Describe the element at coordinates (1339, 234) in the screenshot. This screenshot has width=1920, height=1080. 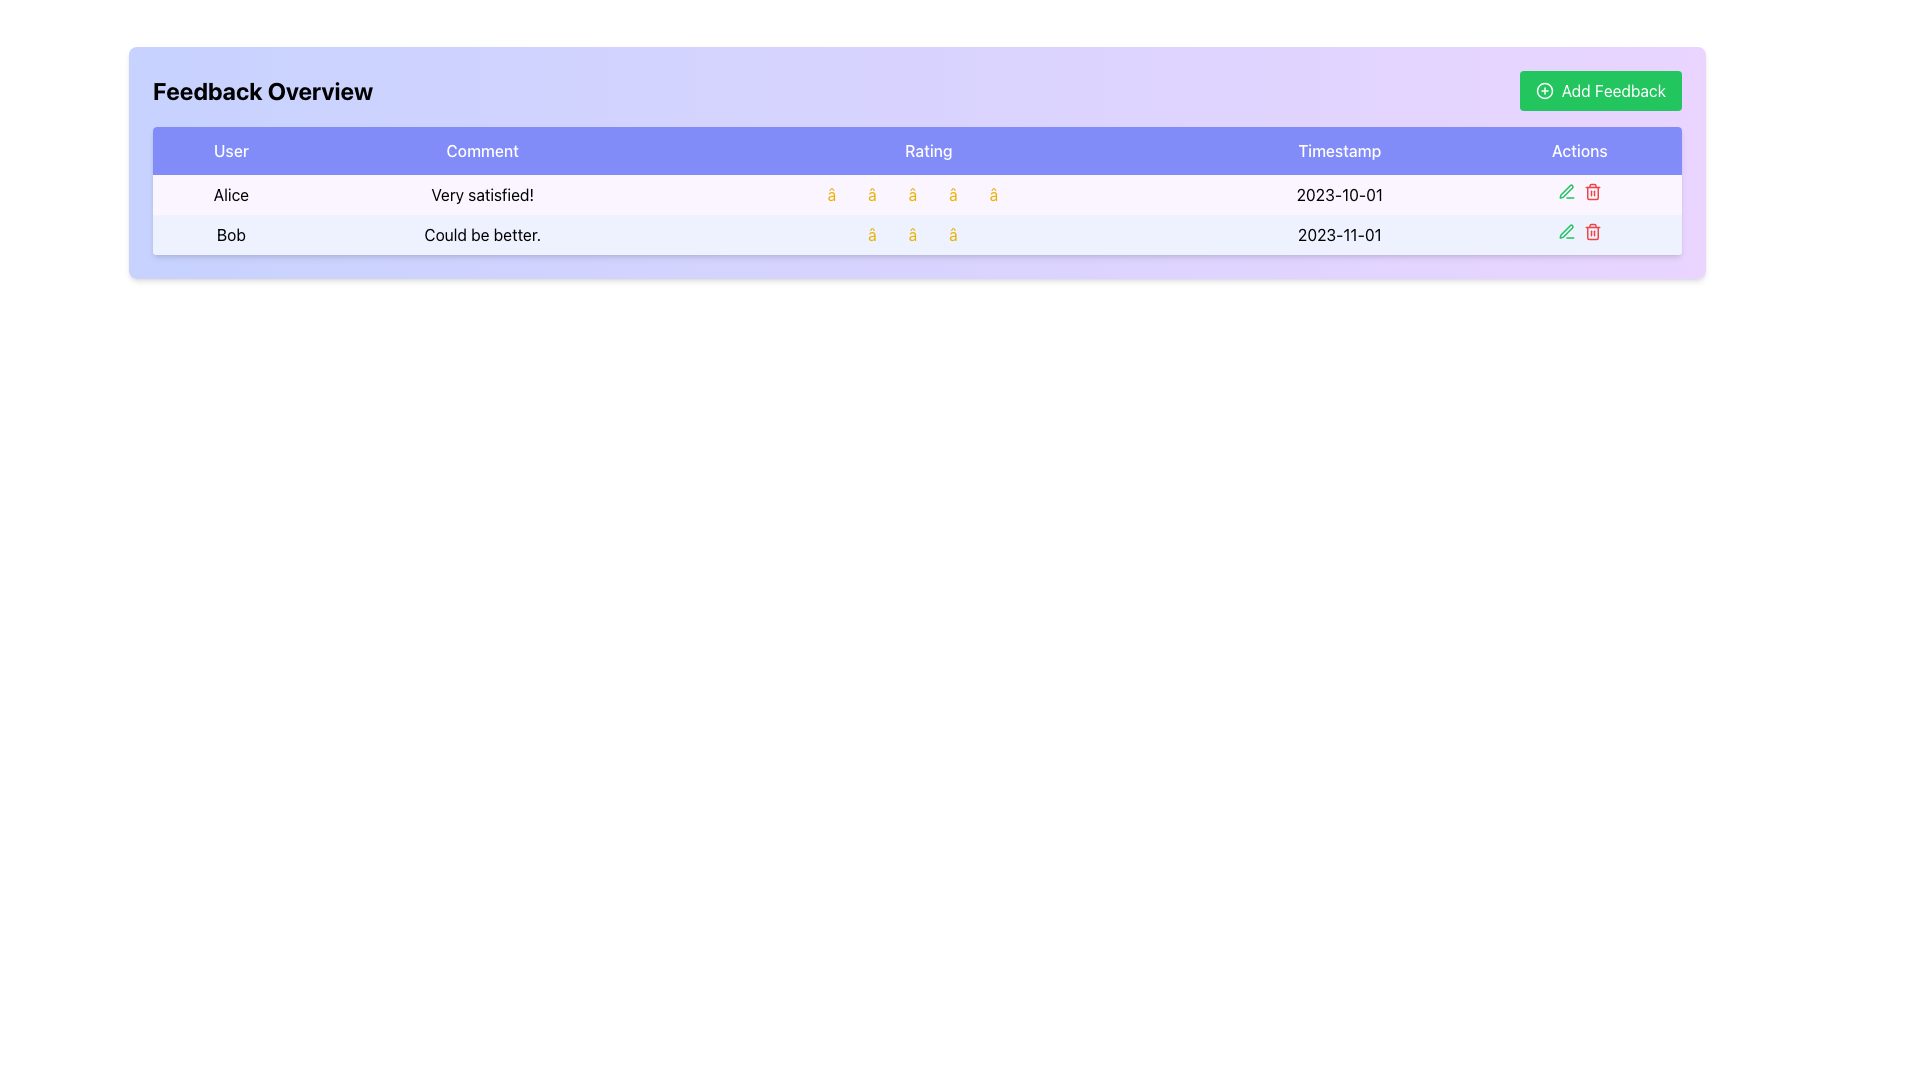
I see `the static text displaying '2023-11-01' located in the second row of the feedback table under the 'Timestamp' column for user 'Bob'` at that location.